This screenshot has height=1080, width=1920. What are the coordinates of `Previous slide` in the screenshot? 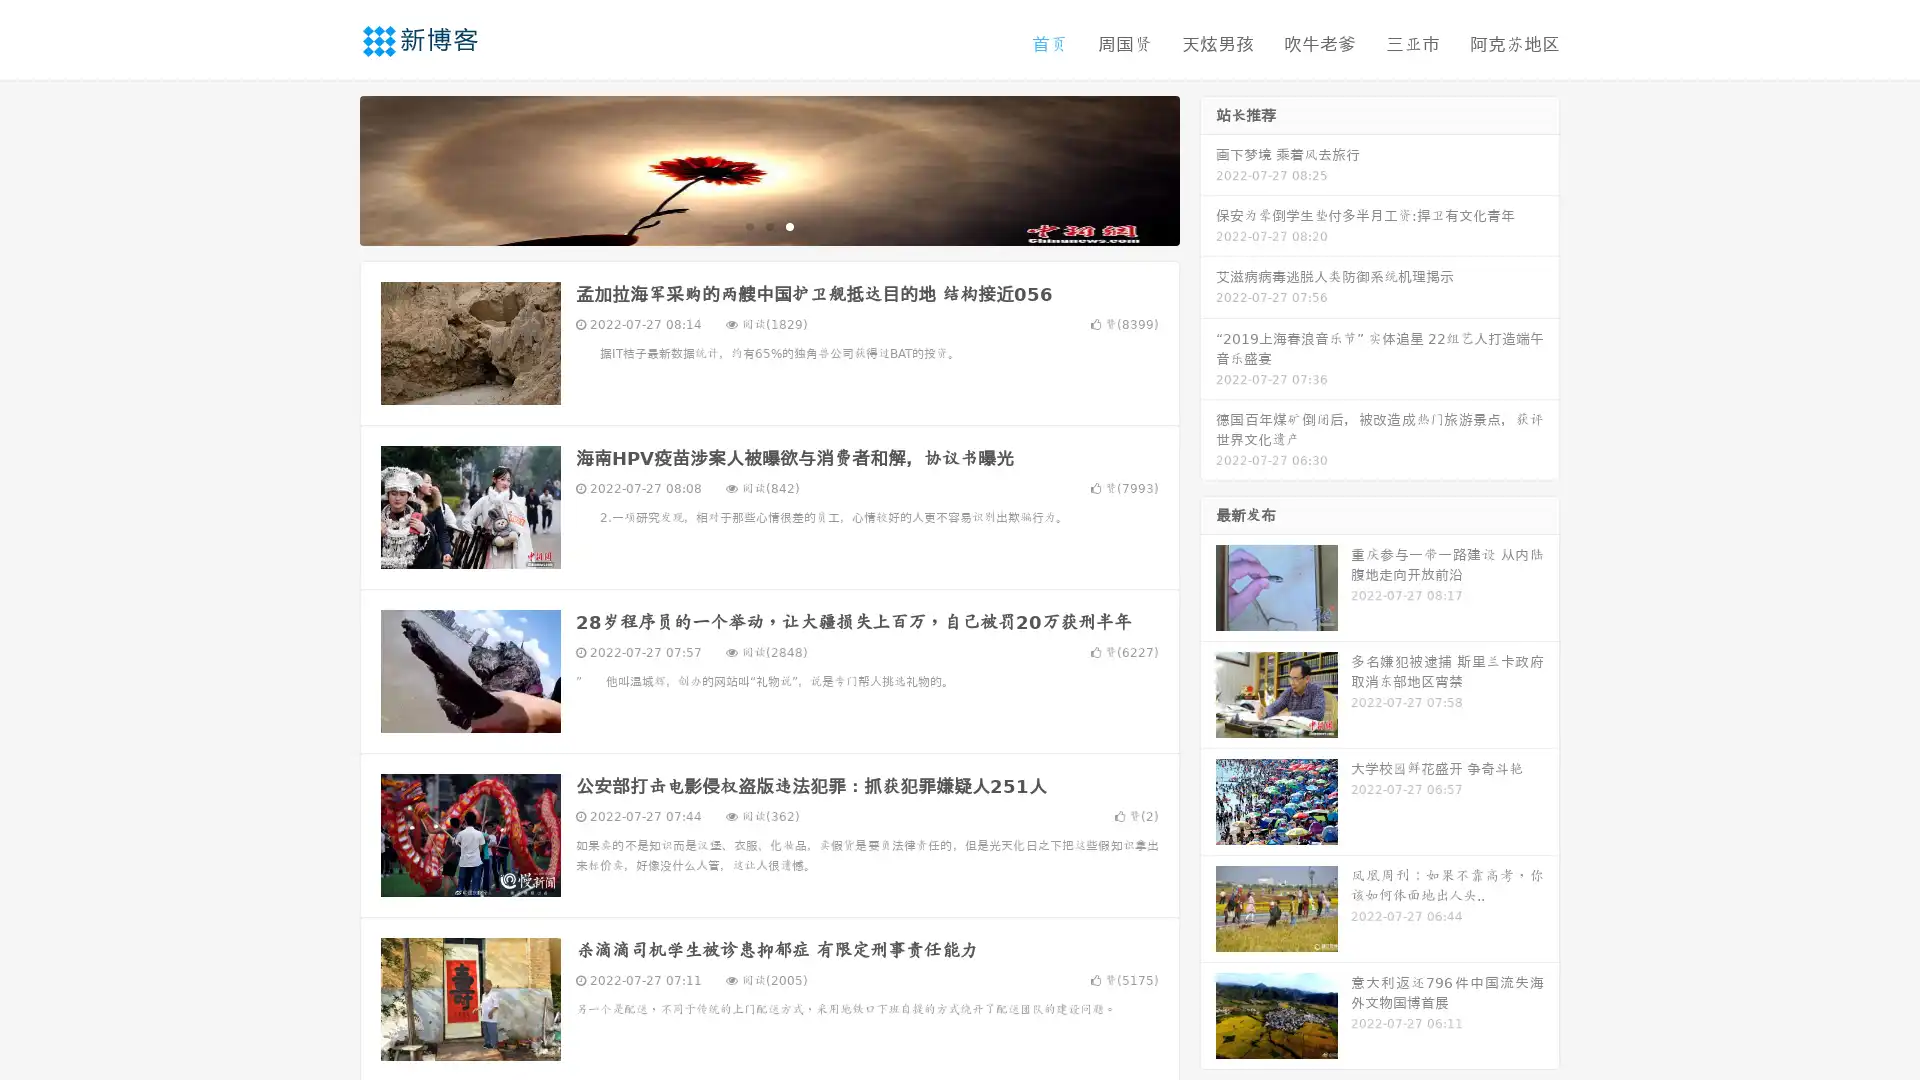 It's located at (330, 168).